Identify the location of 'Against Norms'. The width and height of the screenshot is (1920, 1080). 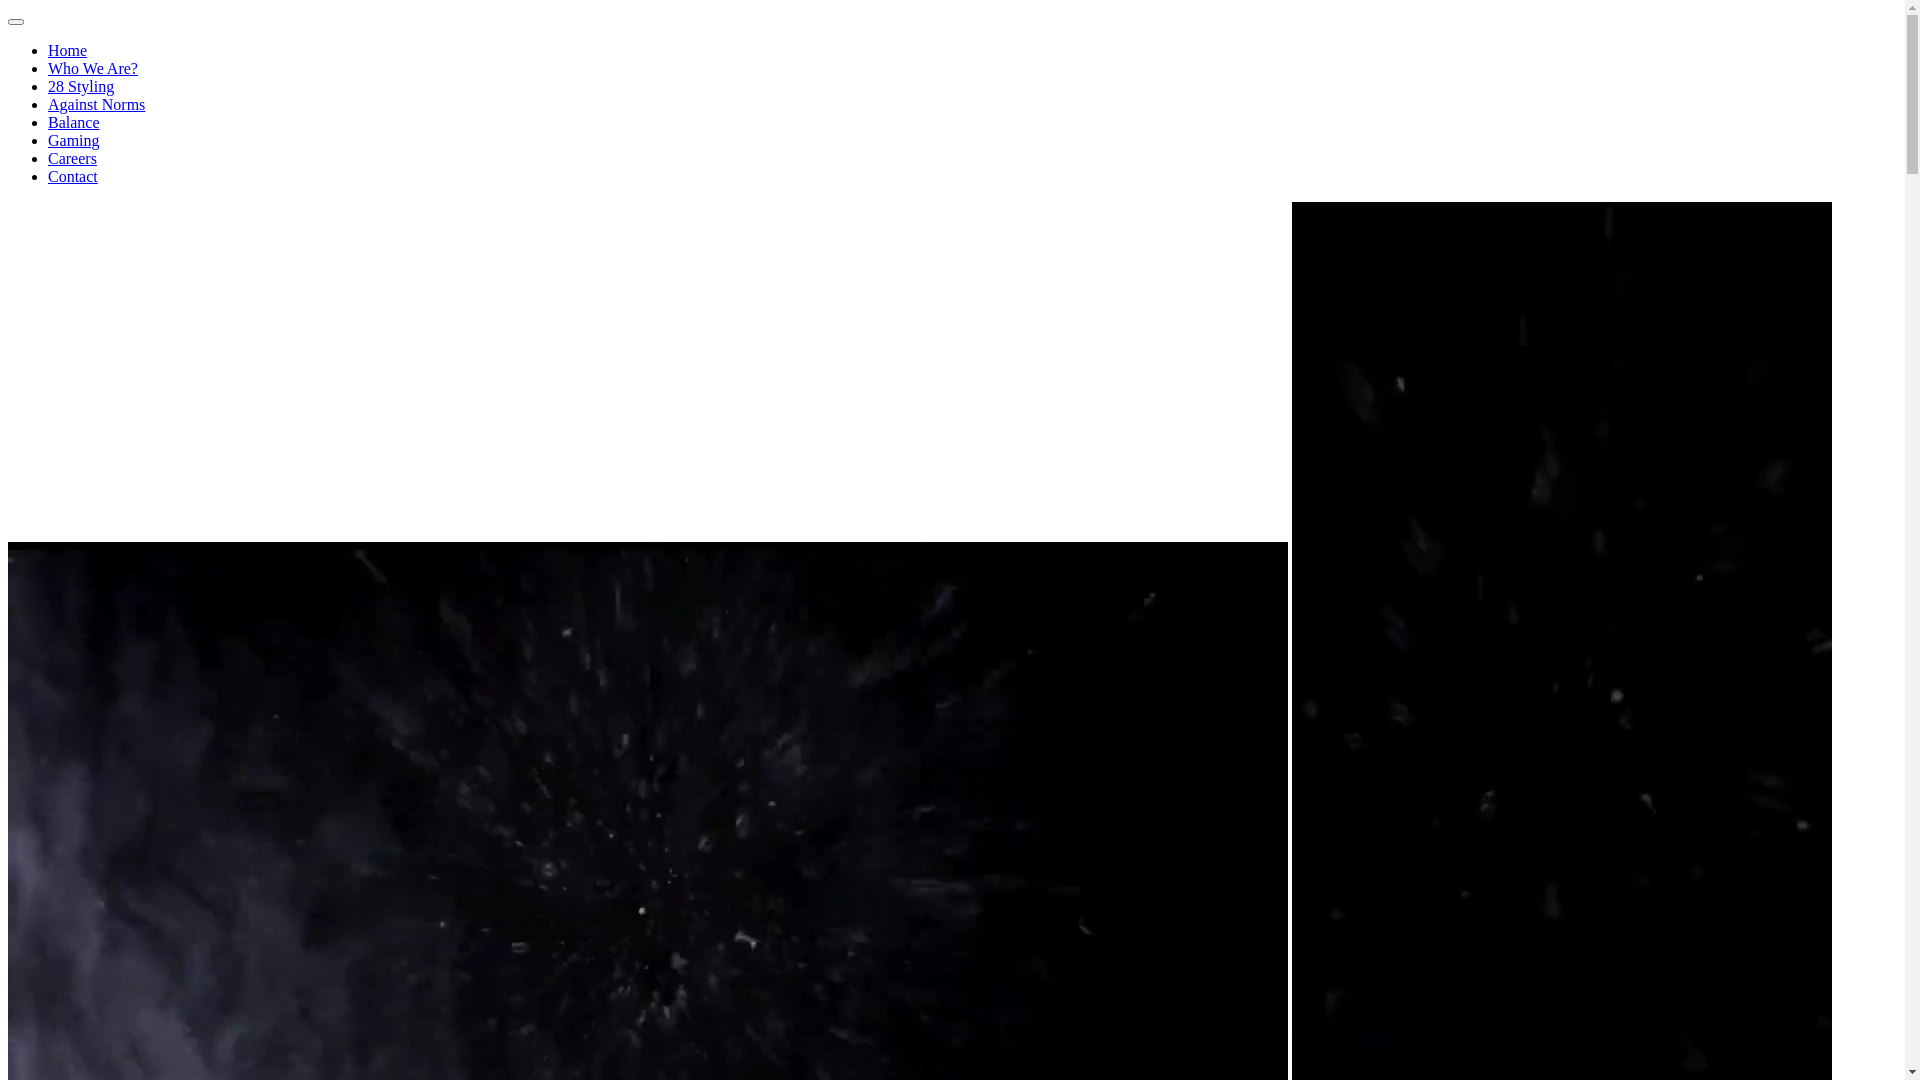
(48, 104).